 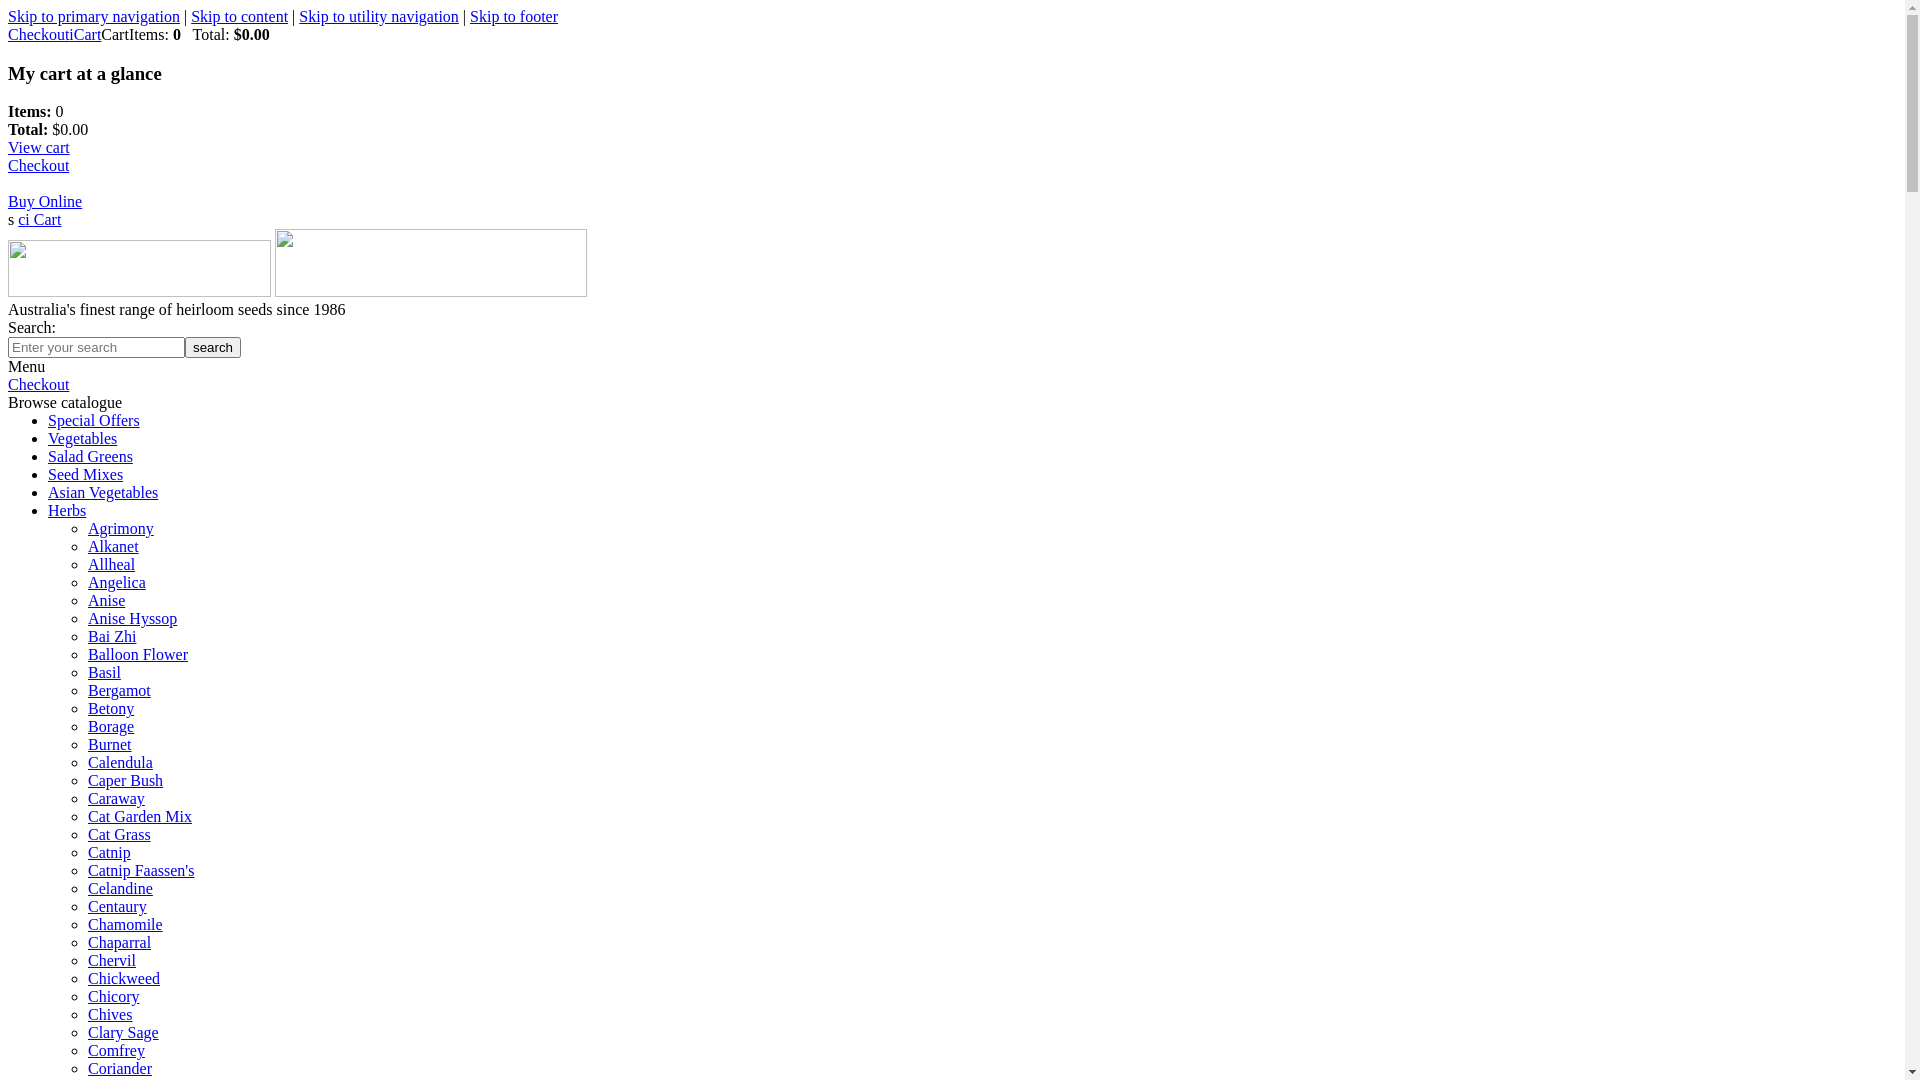 I want to click on 'Chervil', so click(x=110, y=959).